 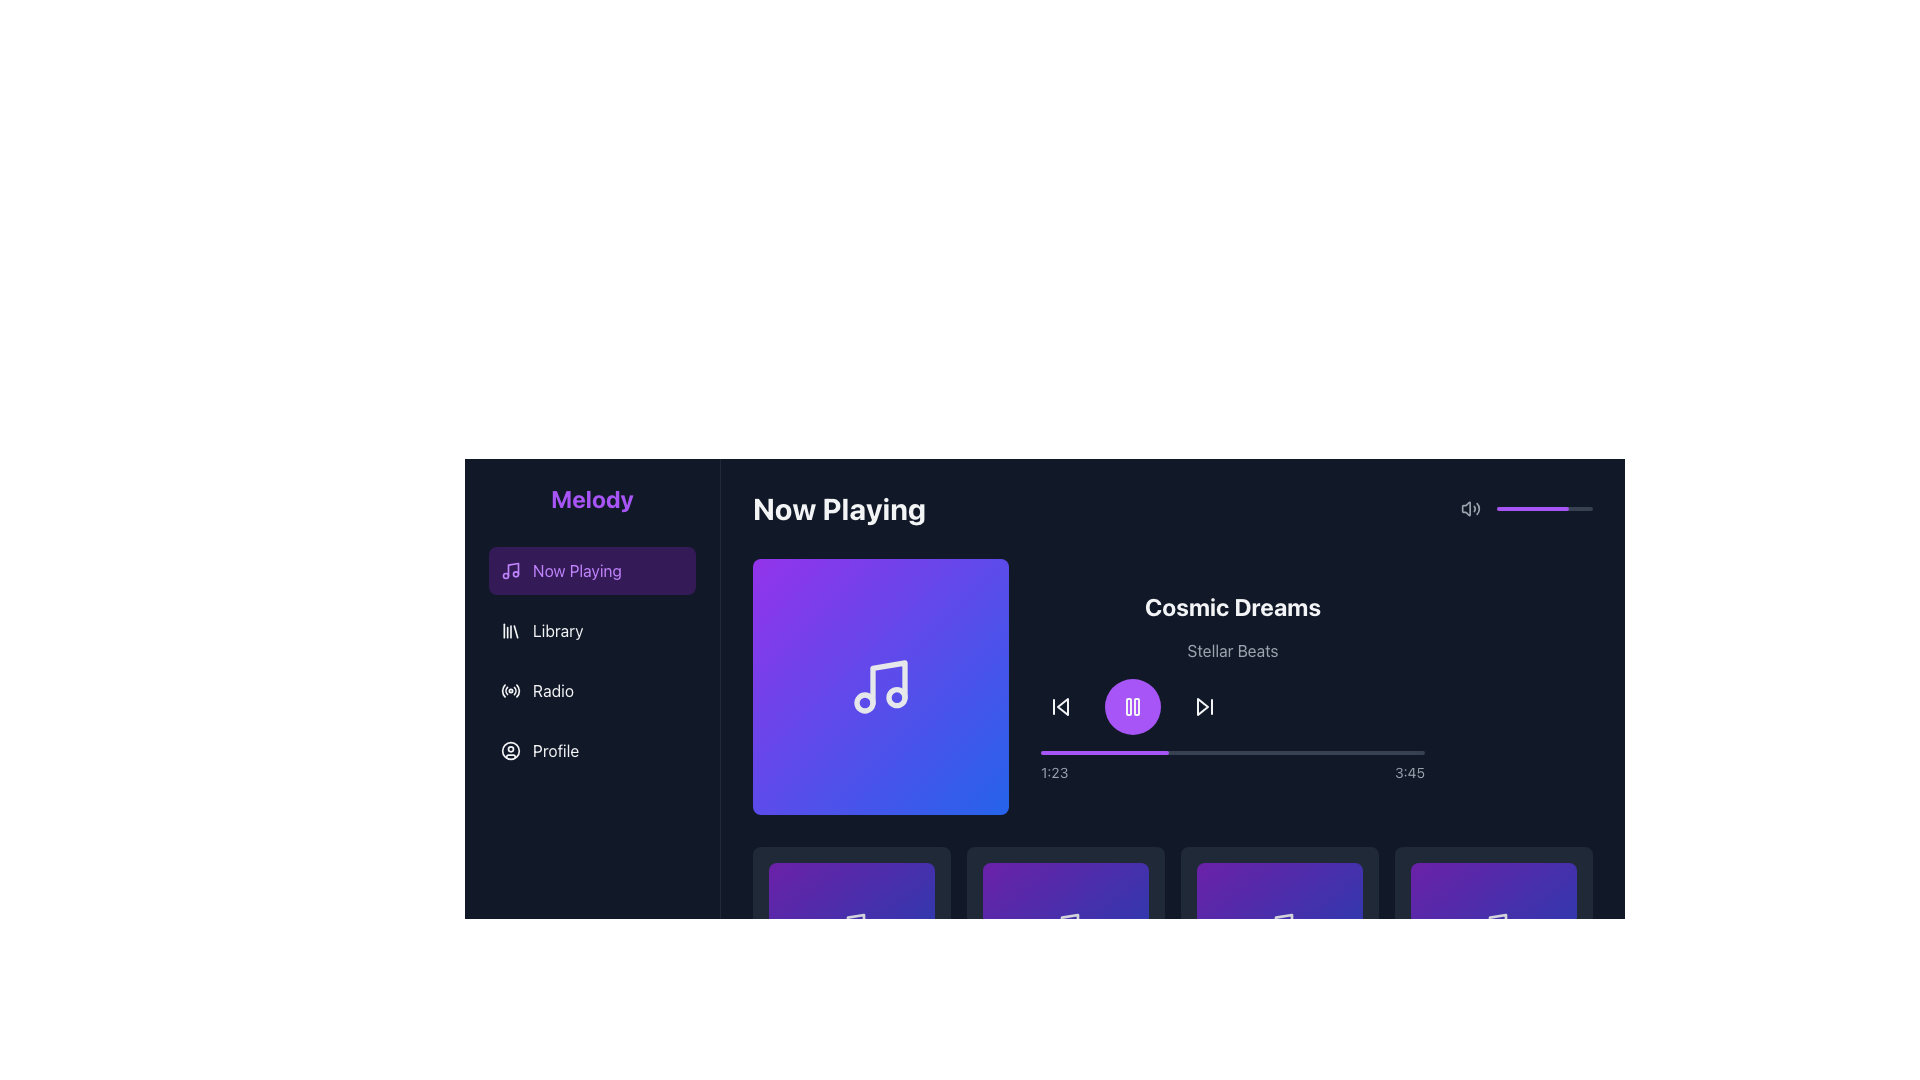 What do you see at coordinates (1305, 752) in the screenshot?
I see `media playback` at bounding box center [1305, 752].